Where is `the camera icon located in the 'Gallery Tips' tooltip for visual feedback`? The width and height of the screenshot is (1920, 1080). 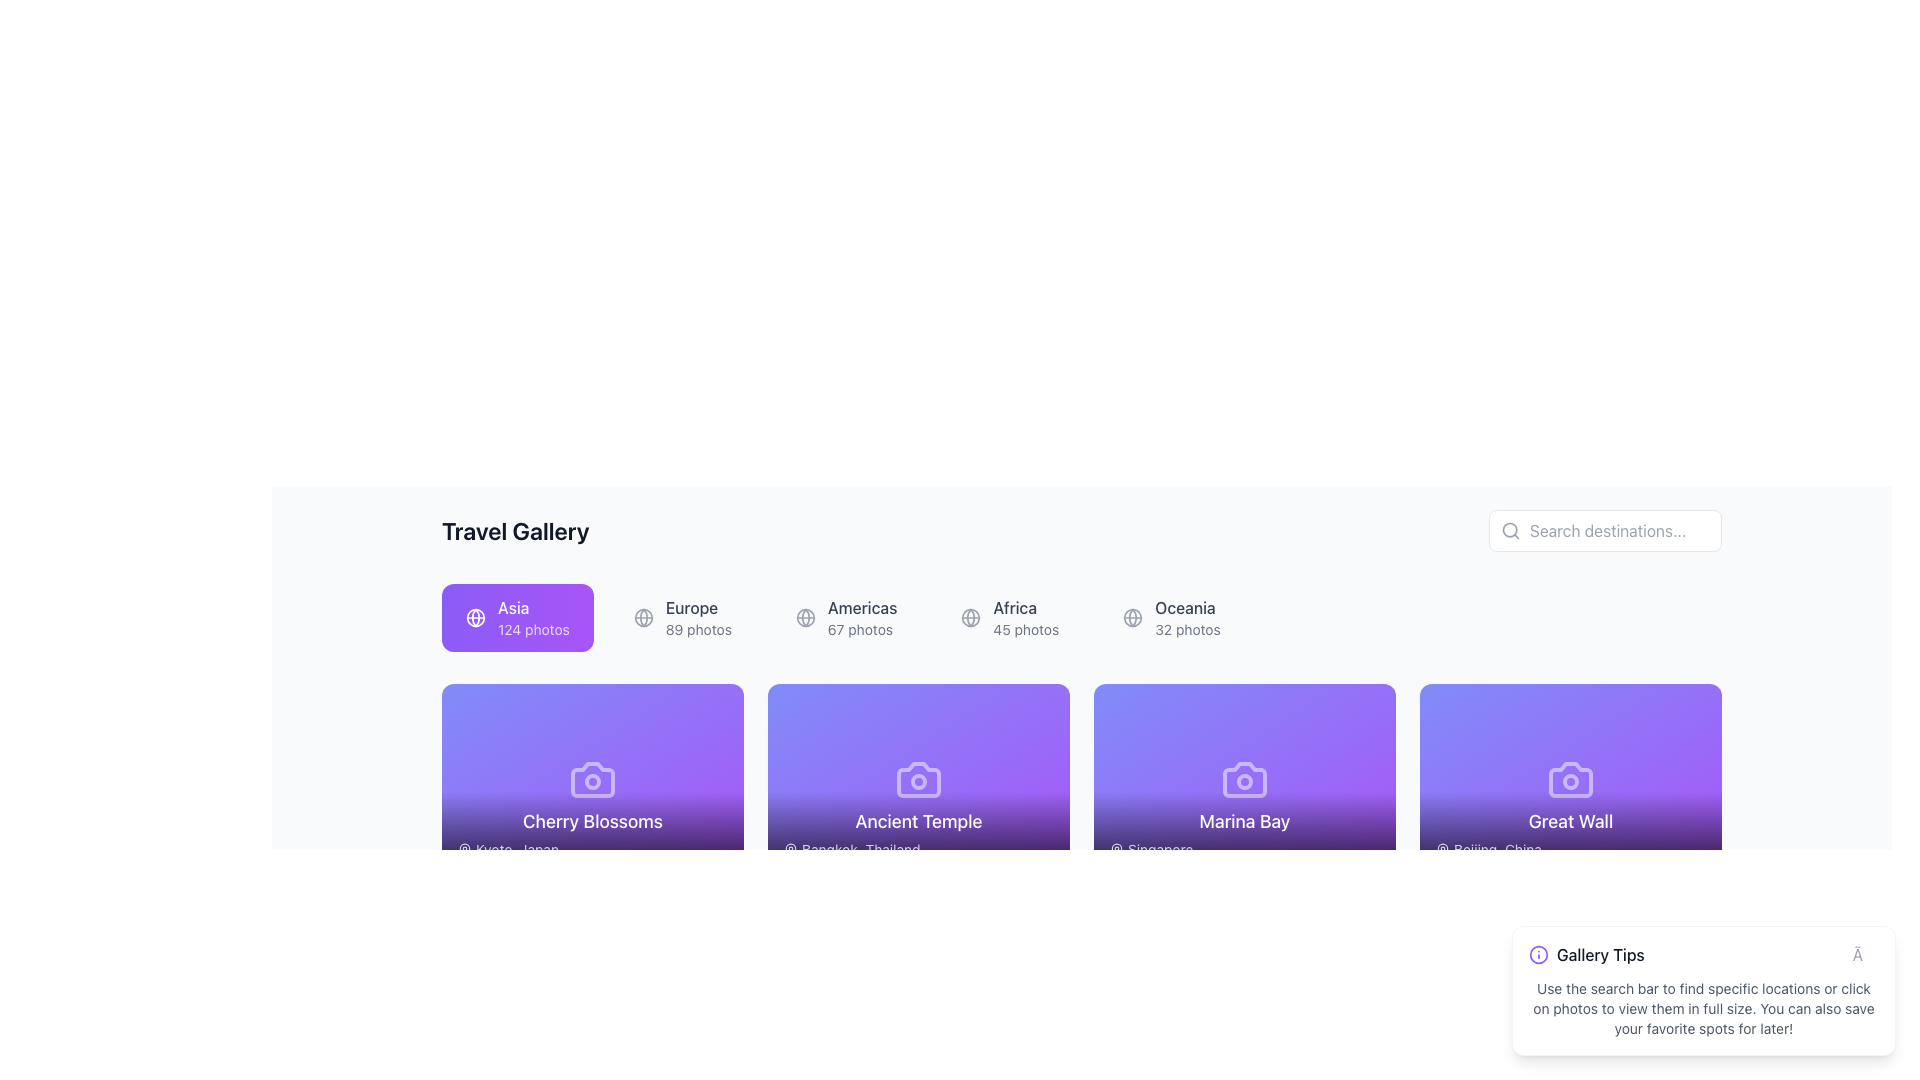 the camera icon located in the 'Gallery Tips' tooltip for visual feedback is located at coordinates (1569, 995).